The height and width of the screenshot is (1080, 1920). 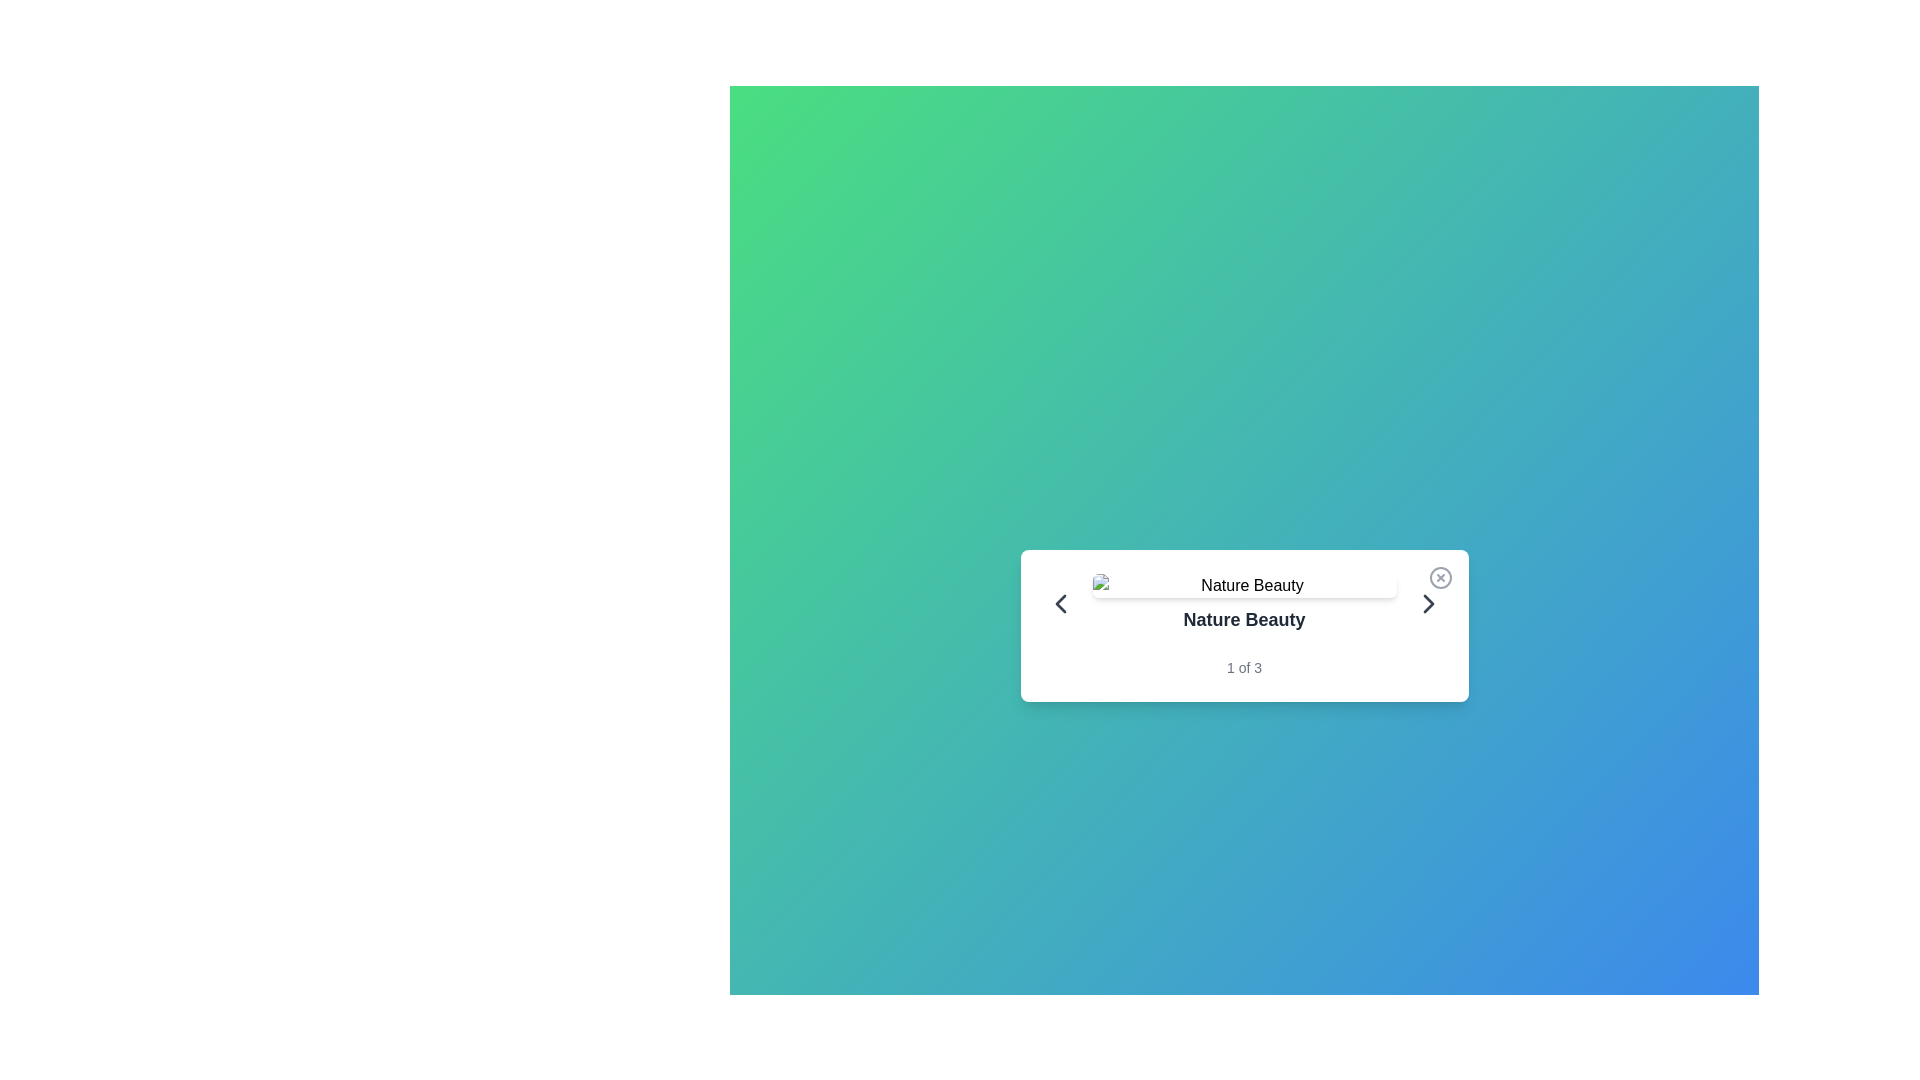 I want to click on text '1 of 3' displayed at the bottom of the pop-up card titled 'Nature Beauty', which is centered horizontally within a white, rounded, and shadowed card, so click(x=1243, y=667).